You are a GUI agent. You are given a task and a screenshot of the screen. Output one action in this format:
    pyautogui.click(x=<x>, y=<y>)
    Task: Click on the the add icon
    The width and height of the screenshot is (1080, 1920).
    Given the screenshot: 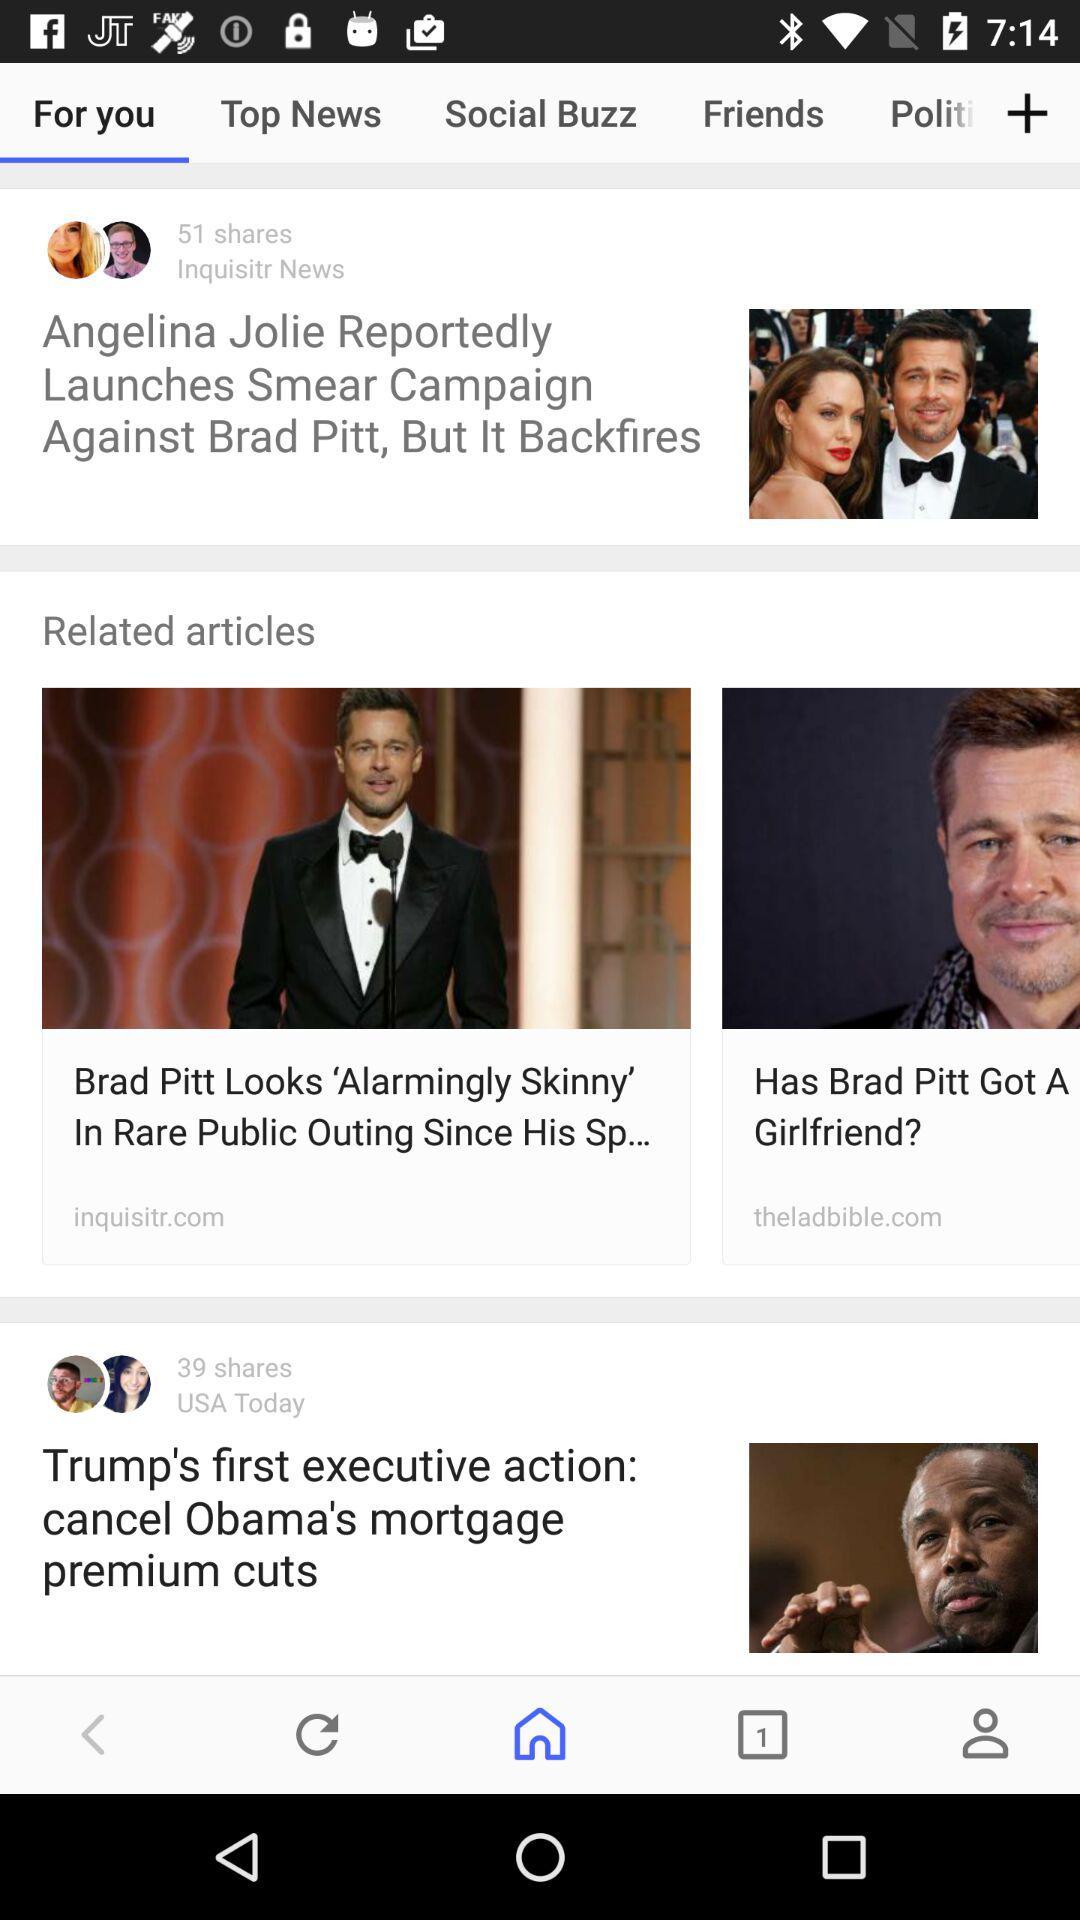 What is the action you would take?
    pyautogui.click(x=1027, y=111)
    